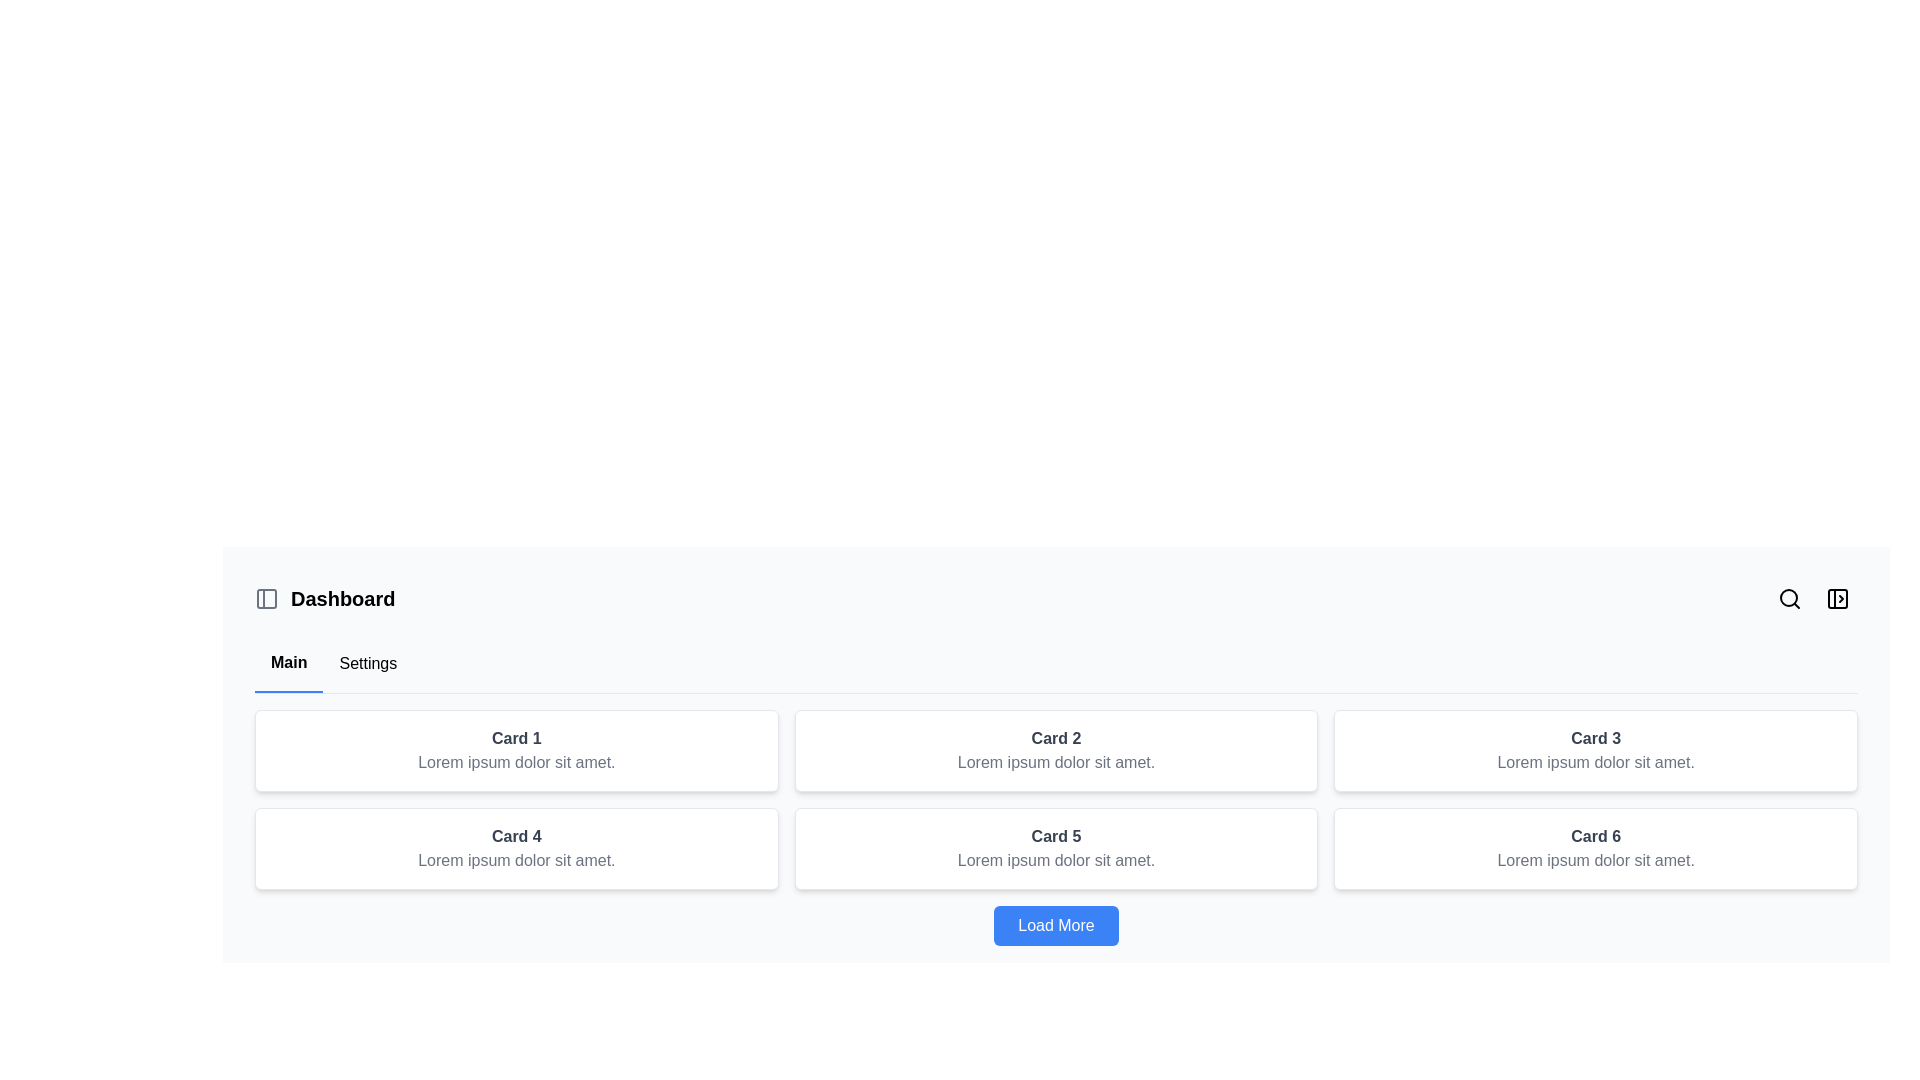  What do you see at coordinates (516, 739) in the screenshot?
I see `the text label that serves as the title for the first card in the two-row grid layout, positioned at the top-center of the interface` at bounding box center [516, 739].